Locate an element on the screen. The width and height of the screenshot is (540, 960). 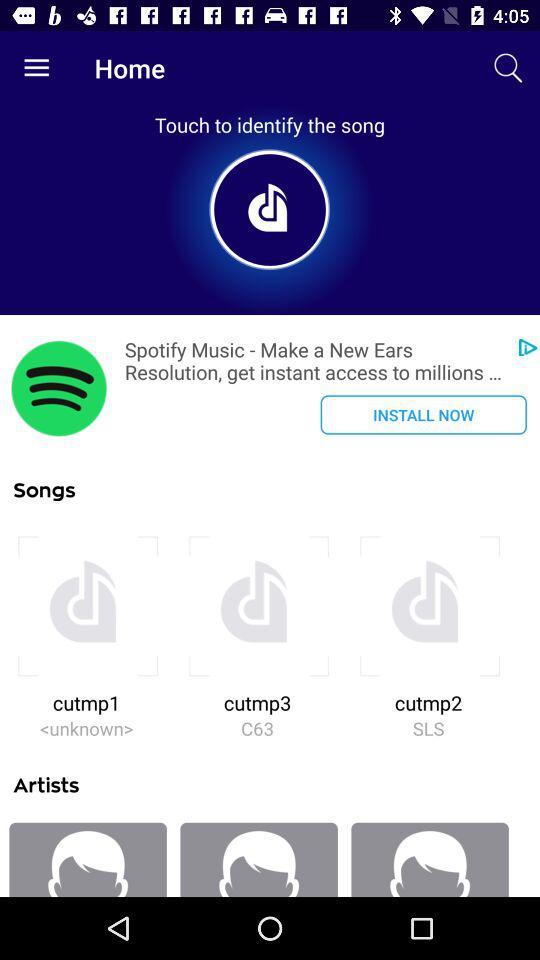
the icon at the top right corner is located at coordinates (508, 68).